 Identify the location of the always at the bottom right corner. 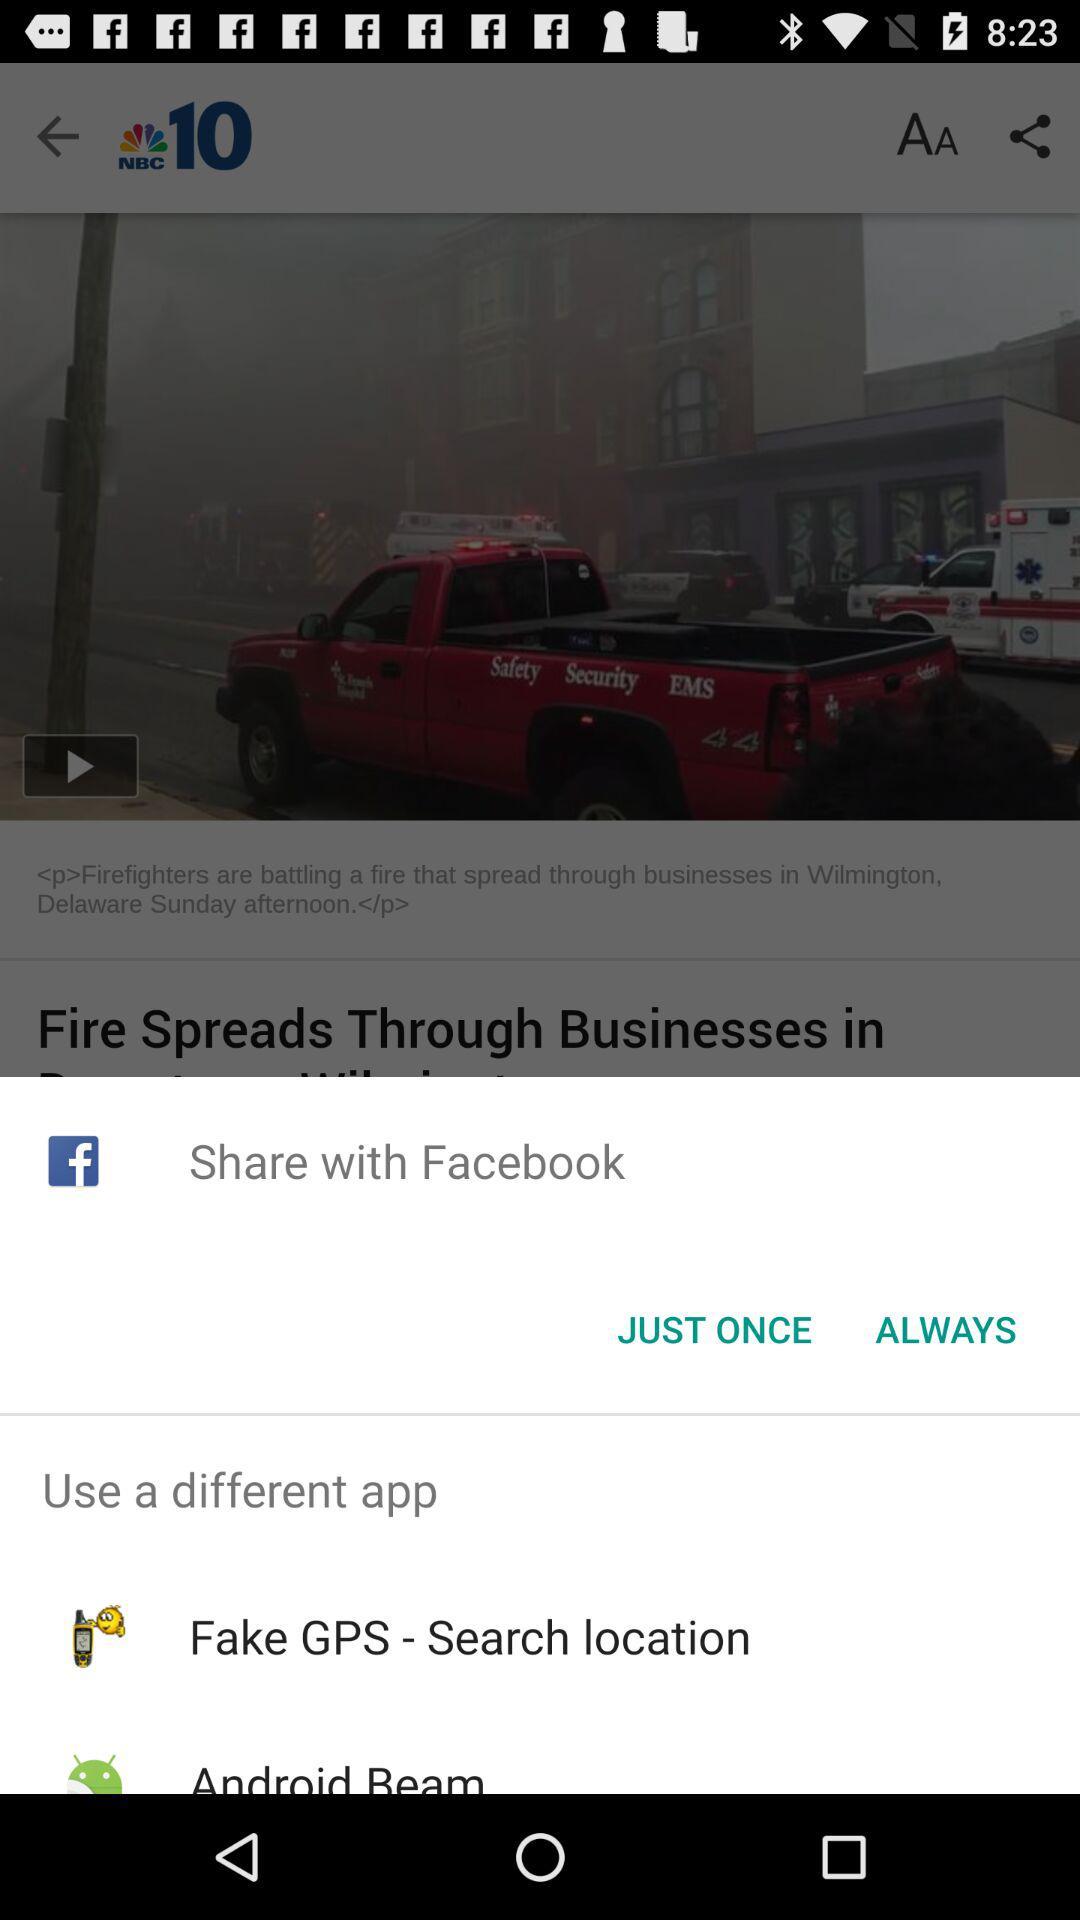
(945, 1329).